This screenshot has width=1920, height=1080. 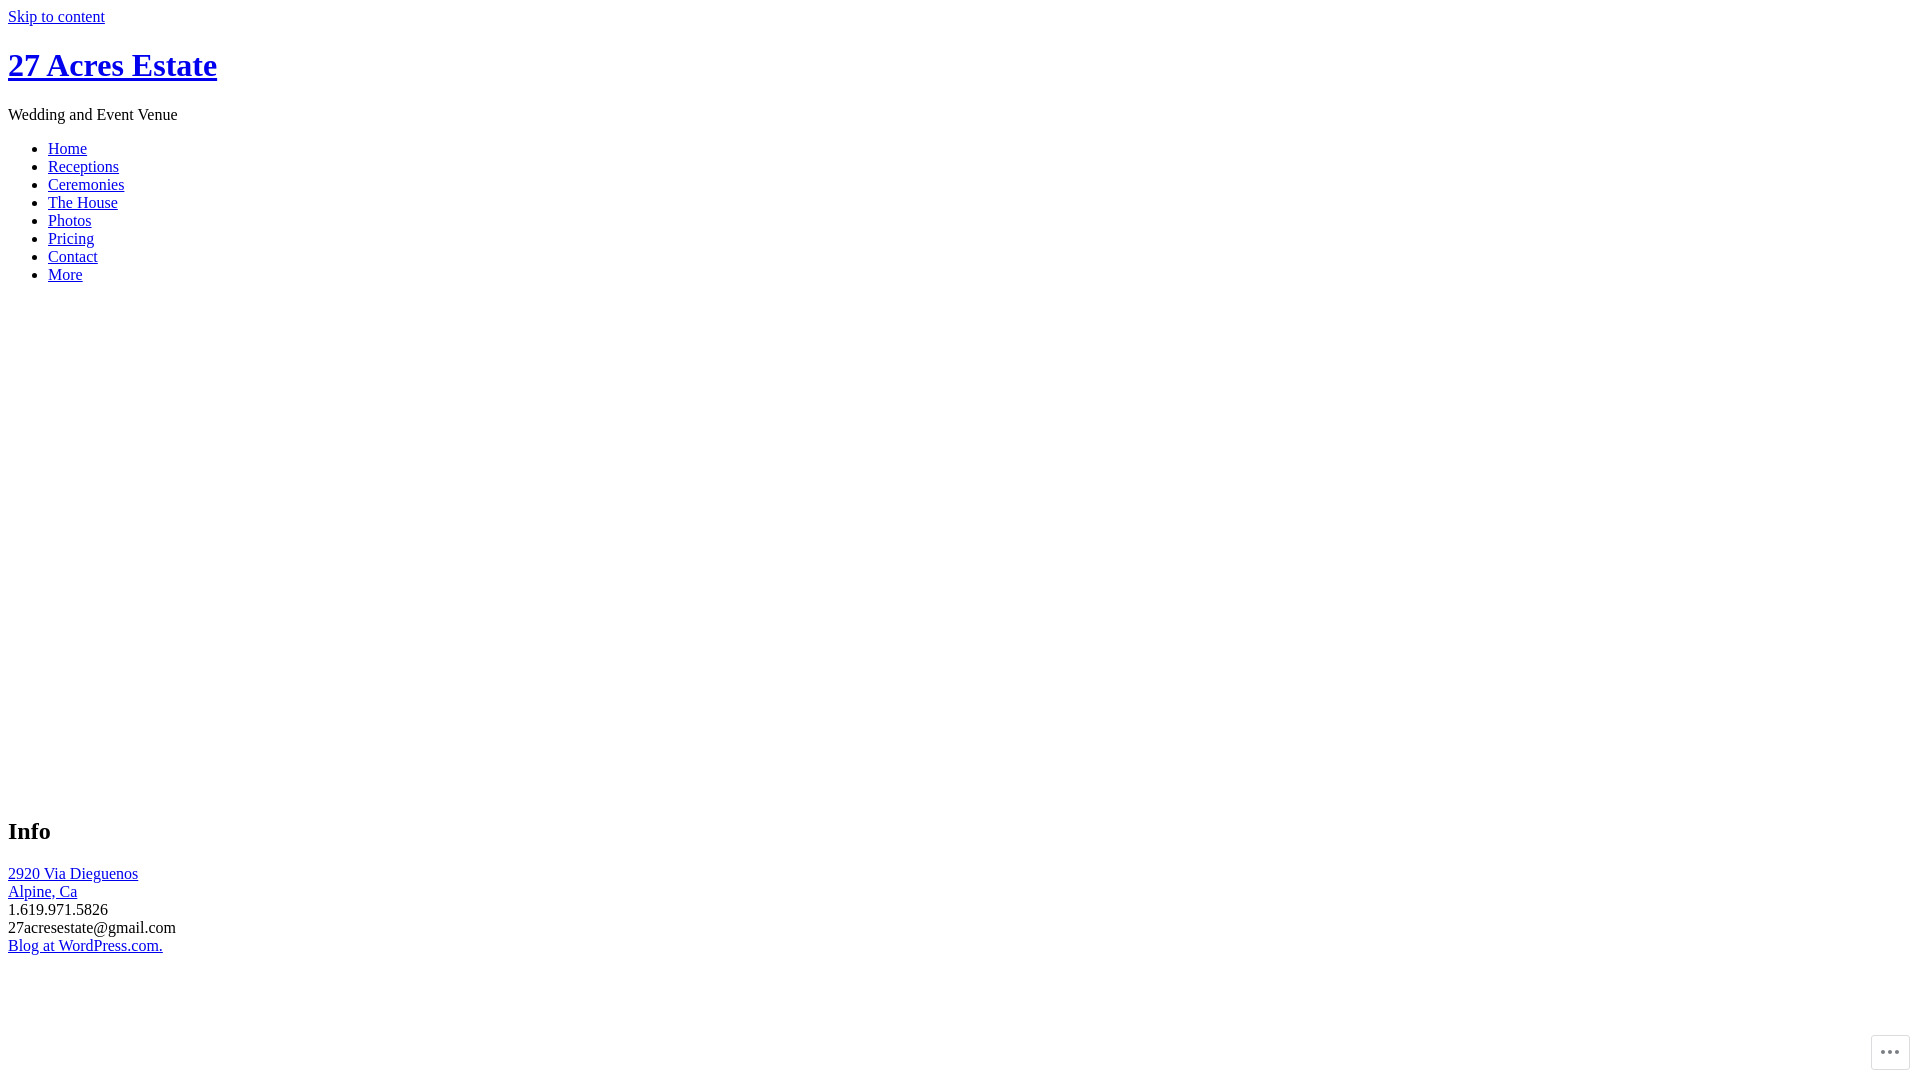 What do you see at coordinates (82, 165) in the screenshot?
I see `'Receptions'` at bounding box center [82, 165].